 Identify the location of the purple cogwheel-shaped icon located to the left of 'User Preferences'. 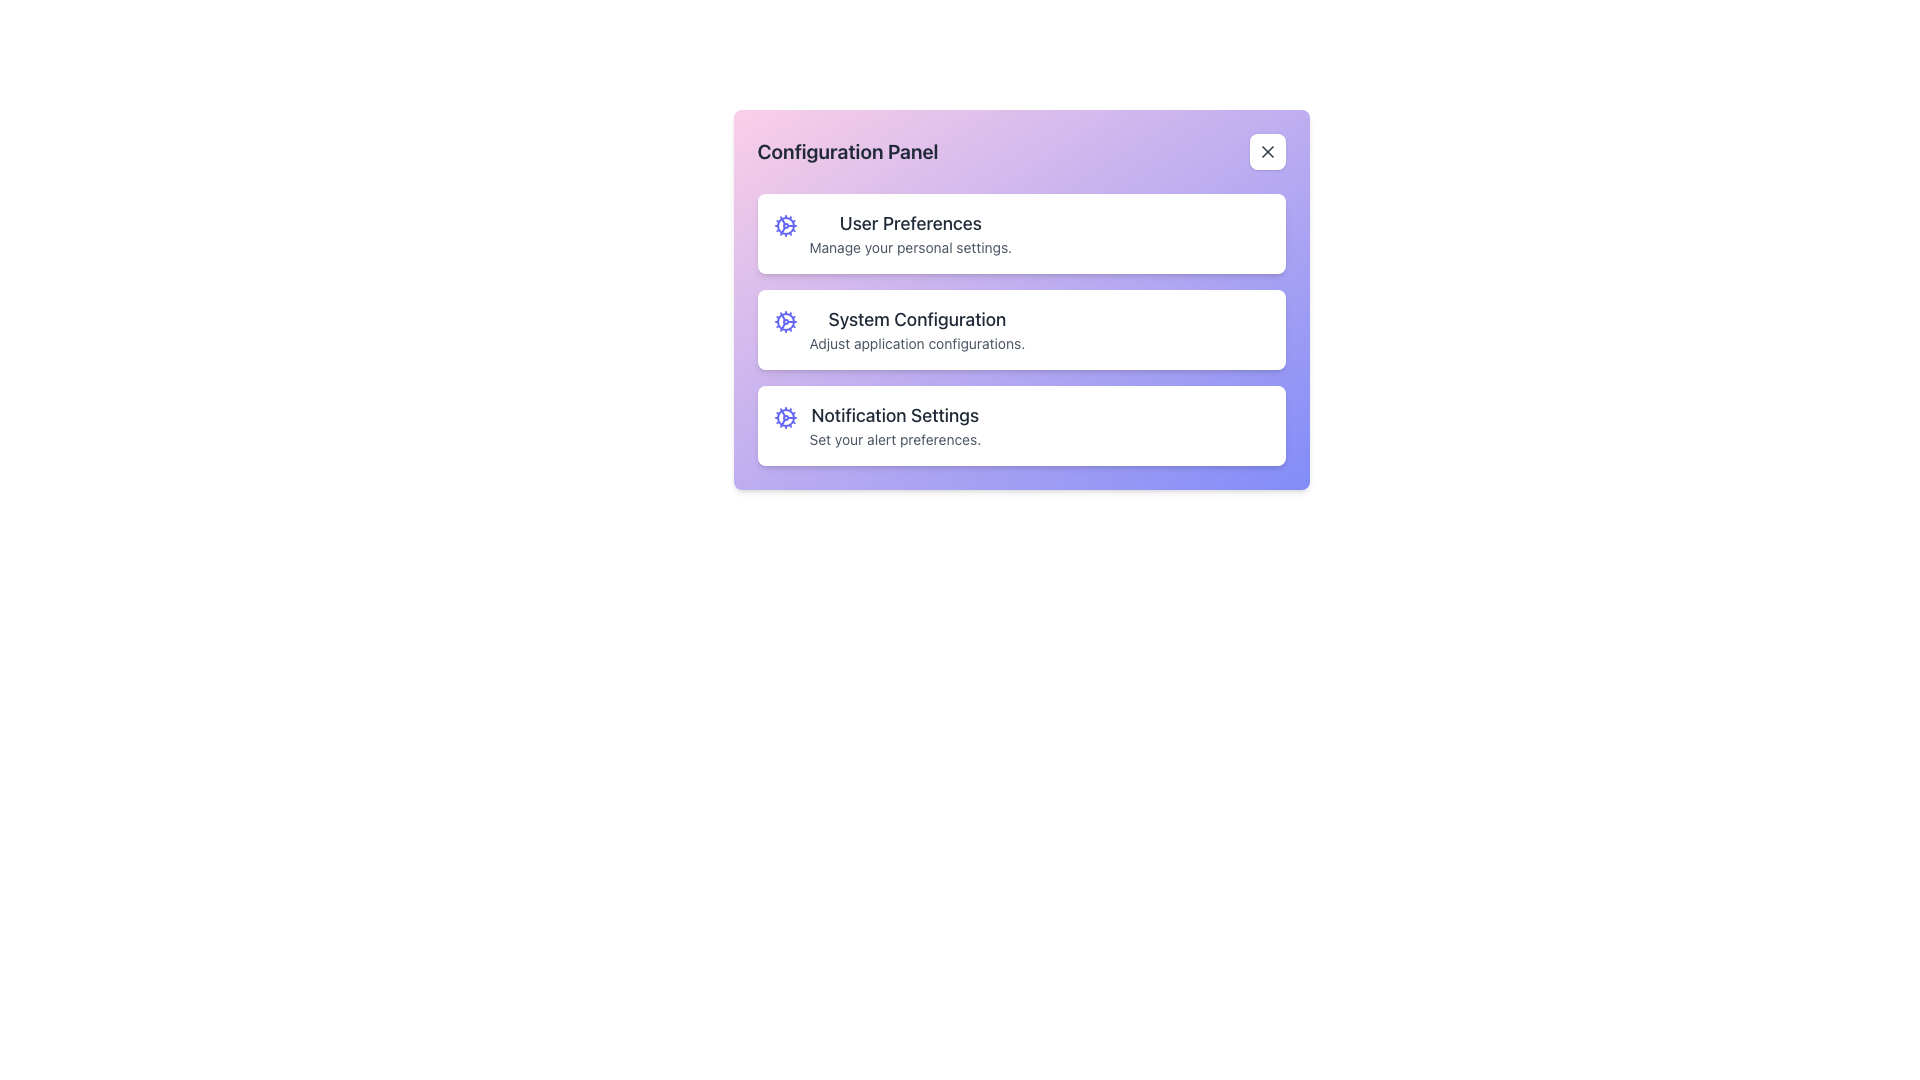
(784, 225).